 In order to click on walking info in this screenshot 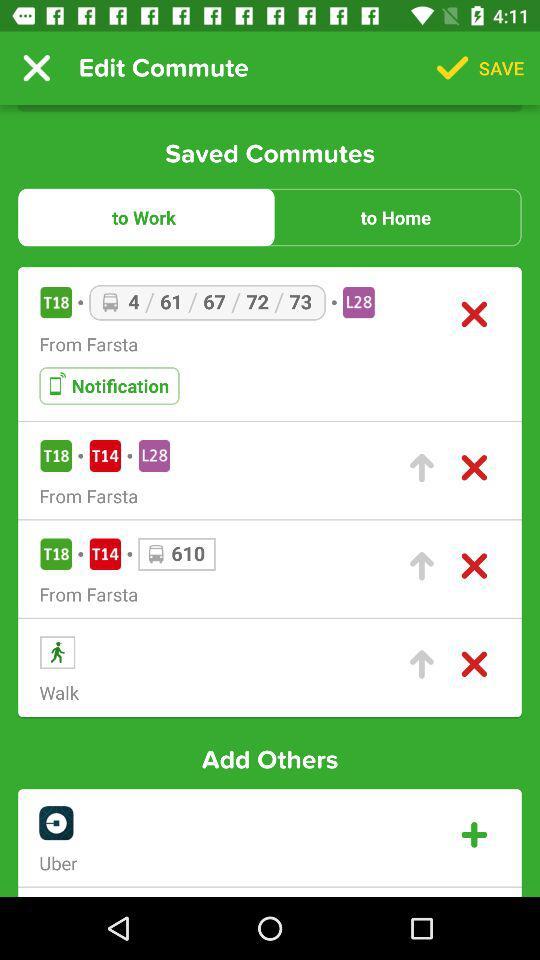, I will do `click(420, 664)`.